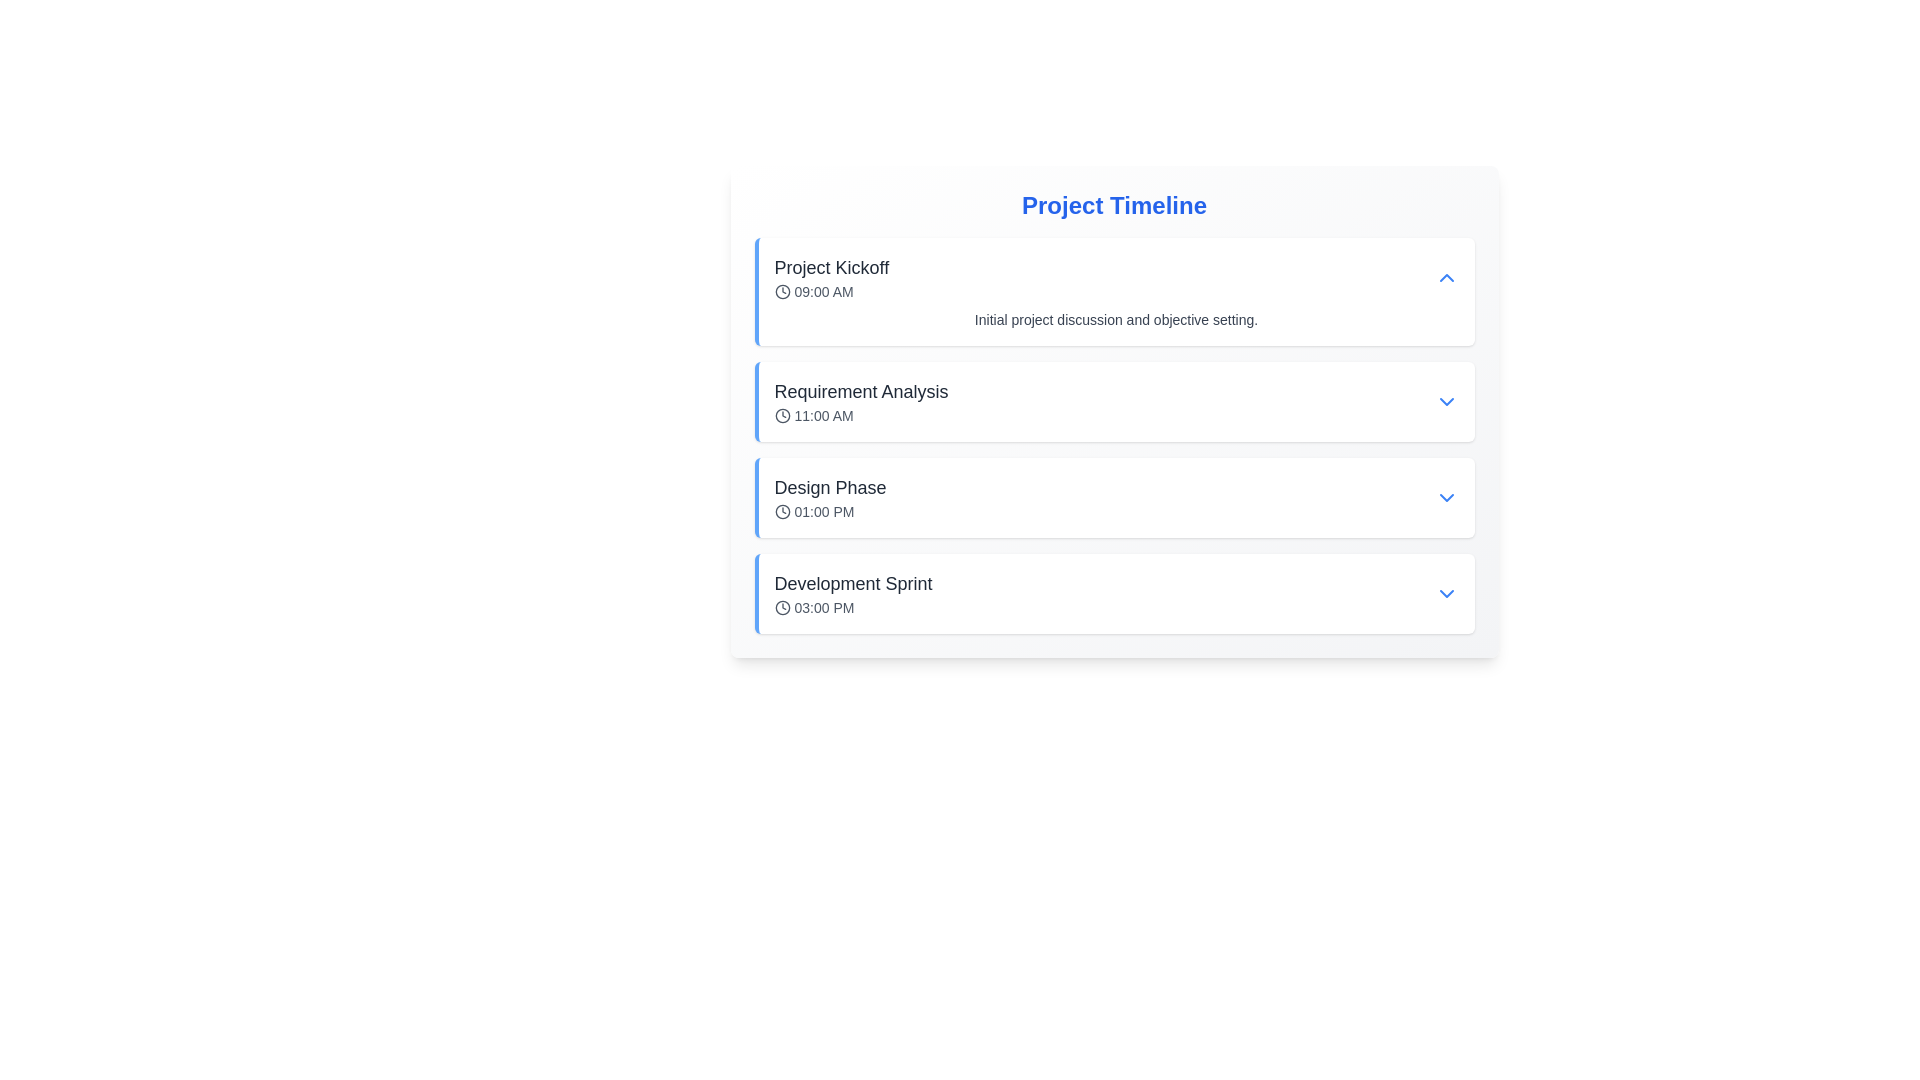 The width and height of the screenshot is (1920, 1080). What do you see at coordinates (781, 292) in the screenshot?
I see `the Circle graphic that forms the outer boundary of the clock icon, located to the left of the '09:00 AM' text` at bounding box center [781, 292].